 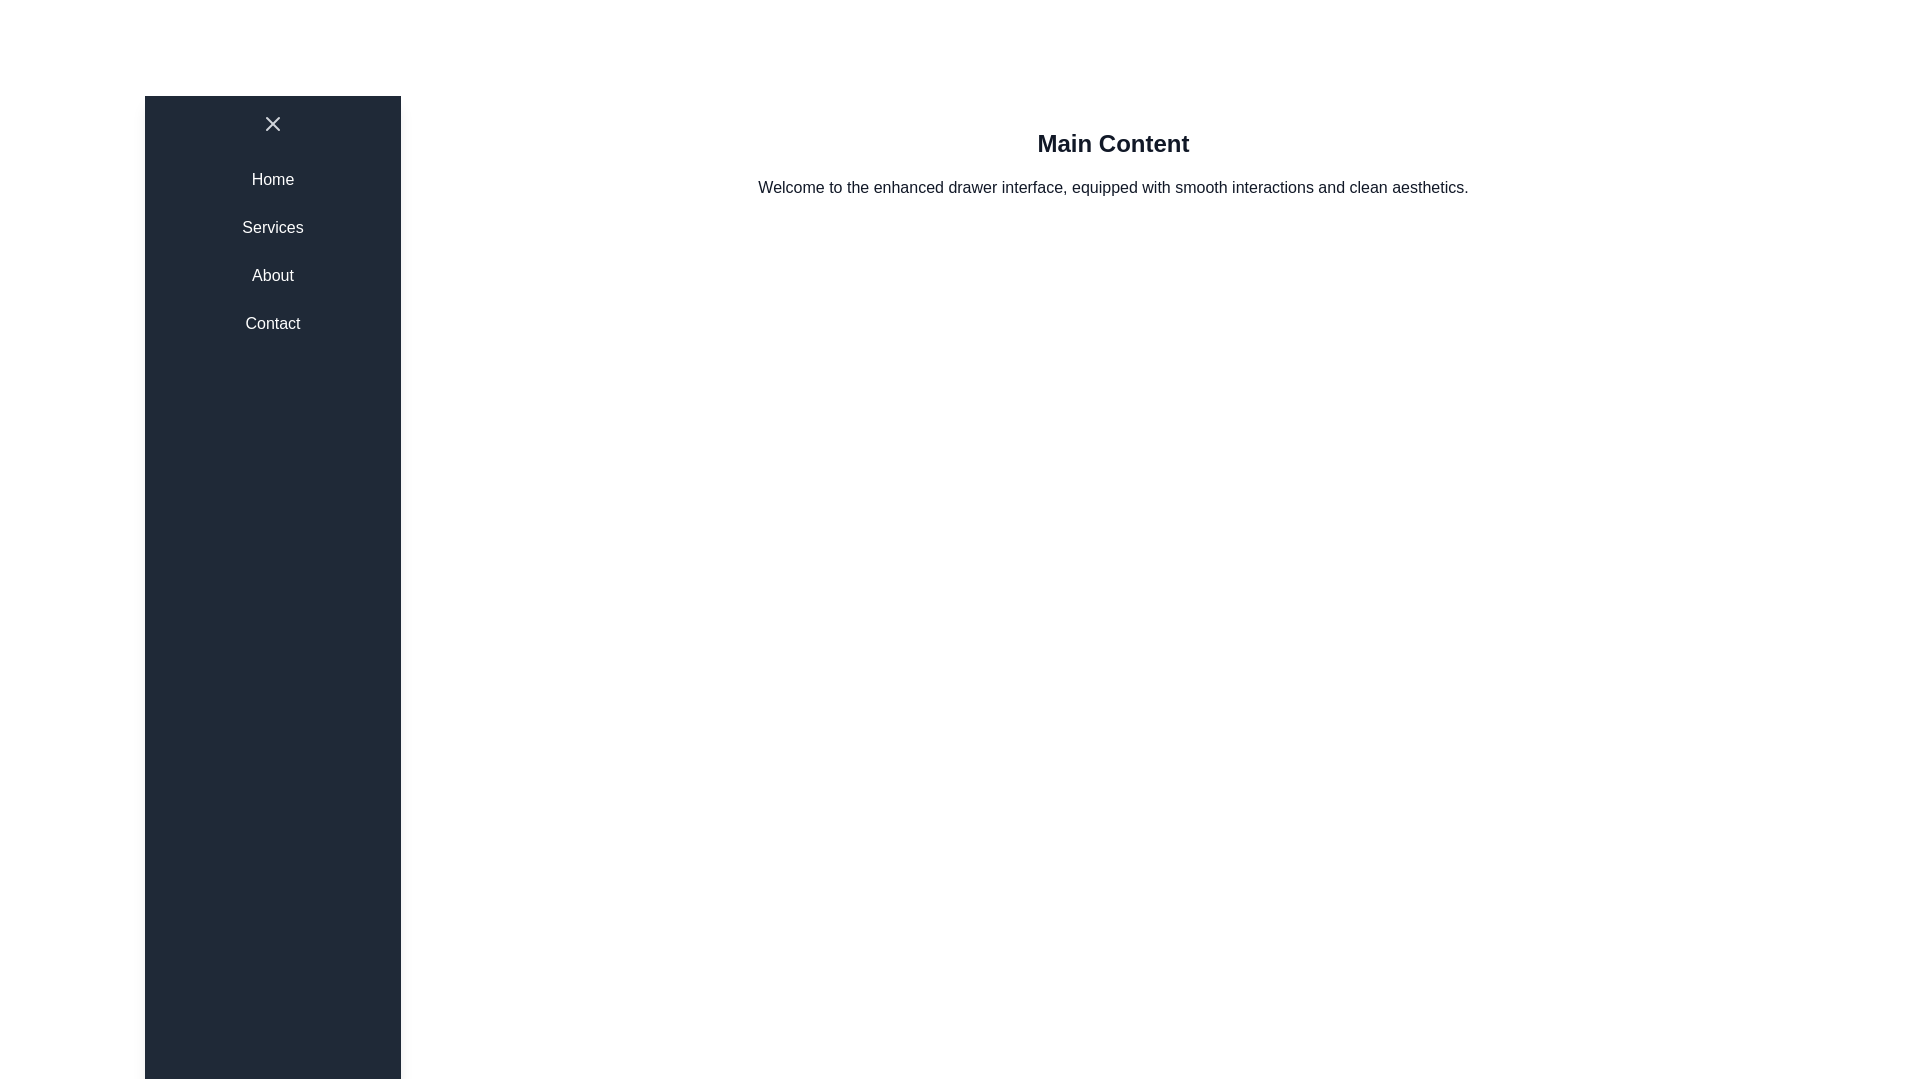 What do you see at coordinates (272, 323) in the screenshot?
I see `the 'Contact' navigation list item in the vertical sidebar menu` at bounding box center [272, 323].